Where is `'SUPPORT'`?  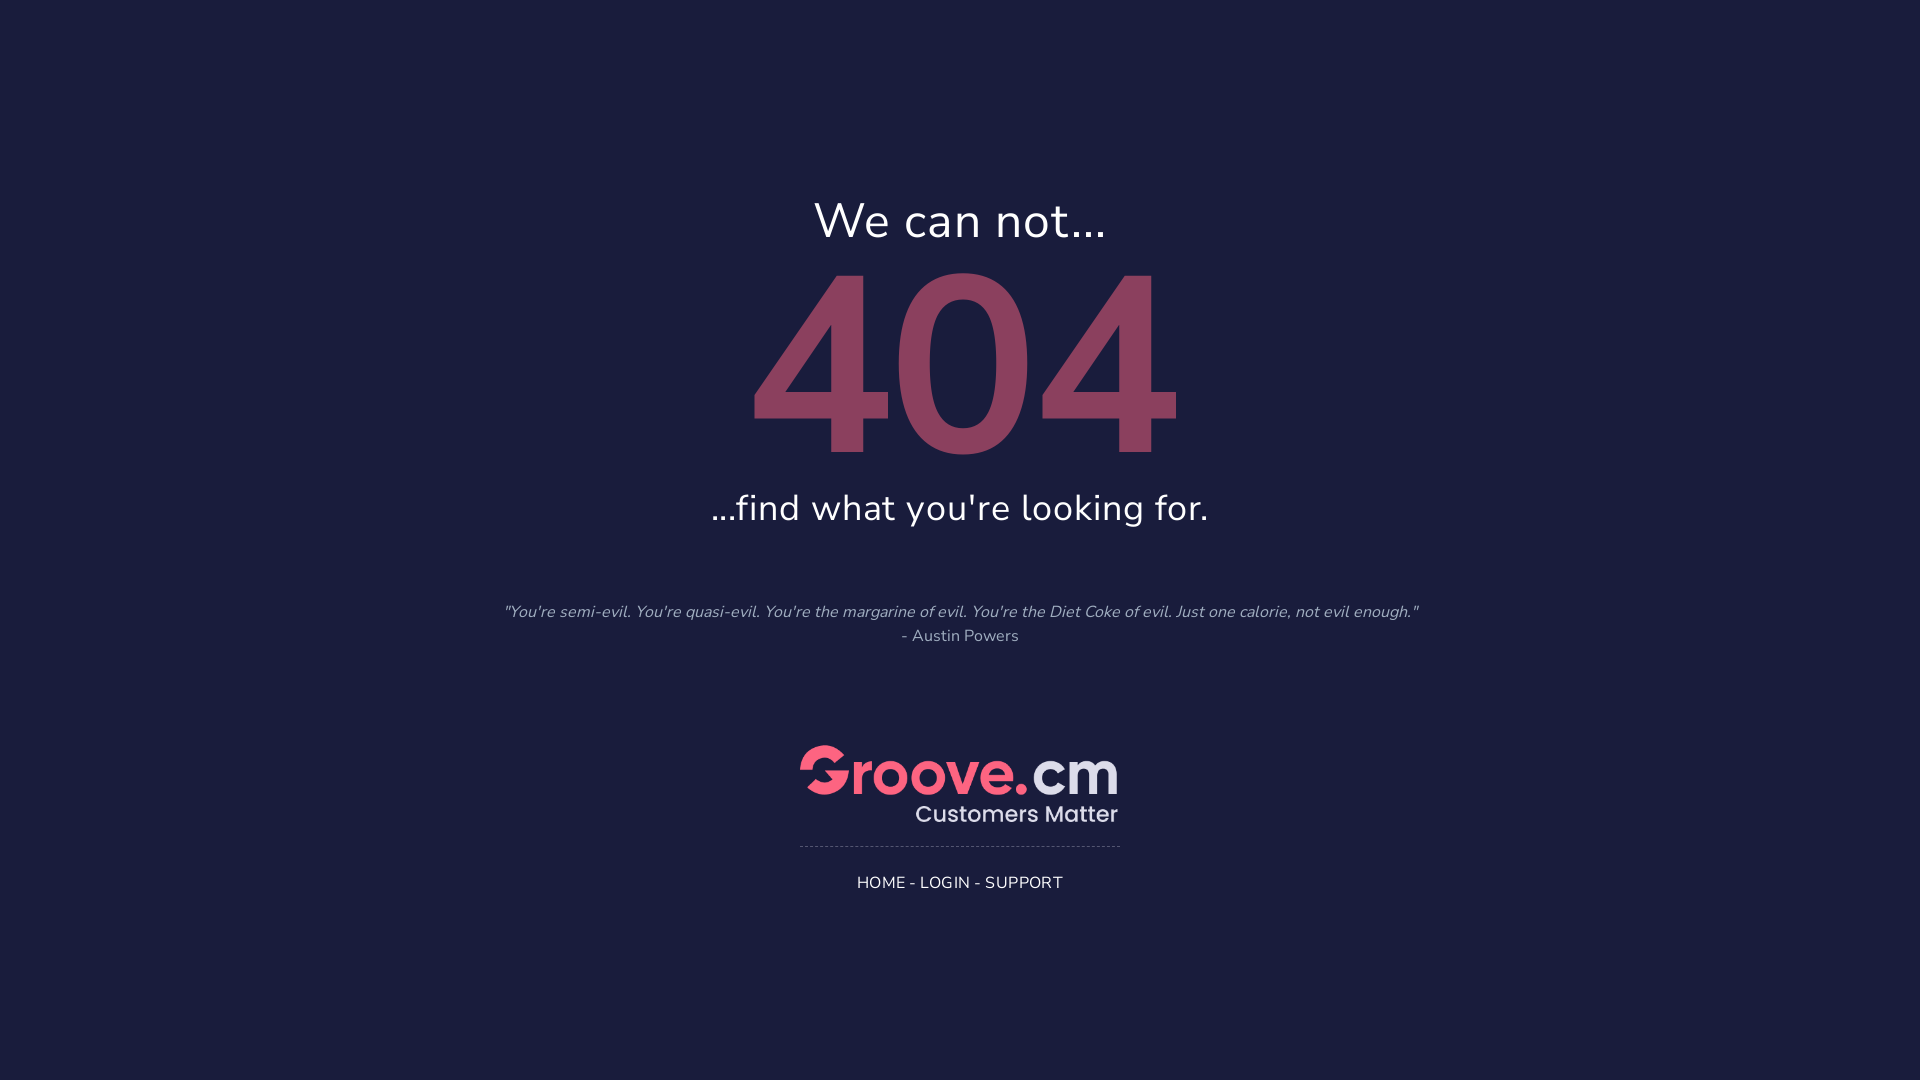
'SUPPORT' is located at coordinates (1023, 882).